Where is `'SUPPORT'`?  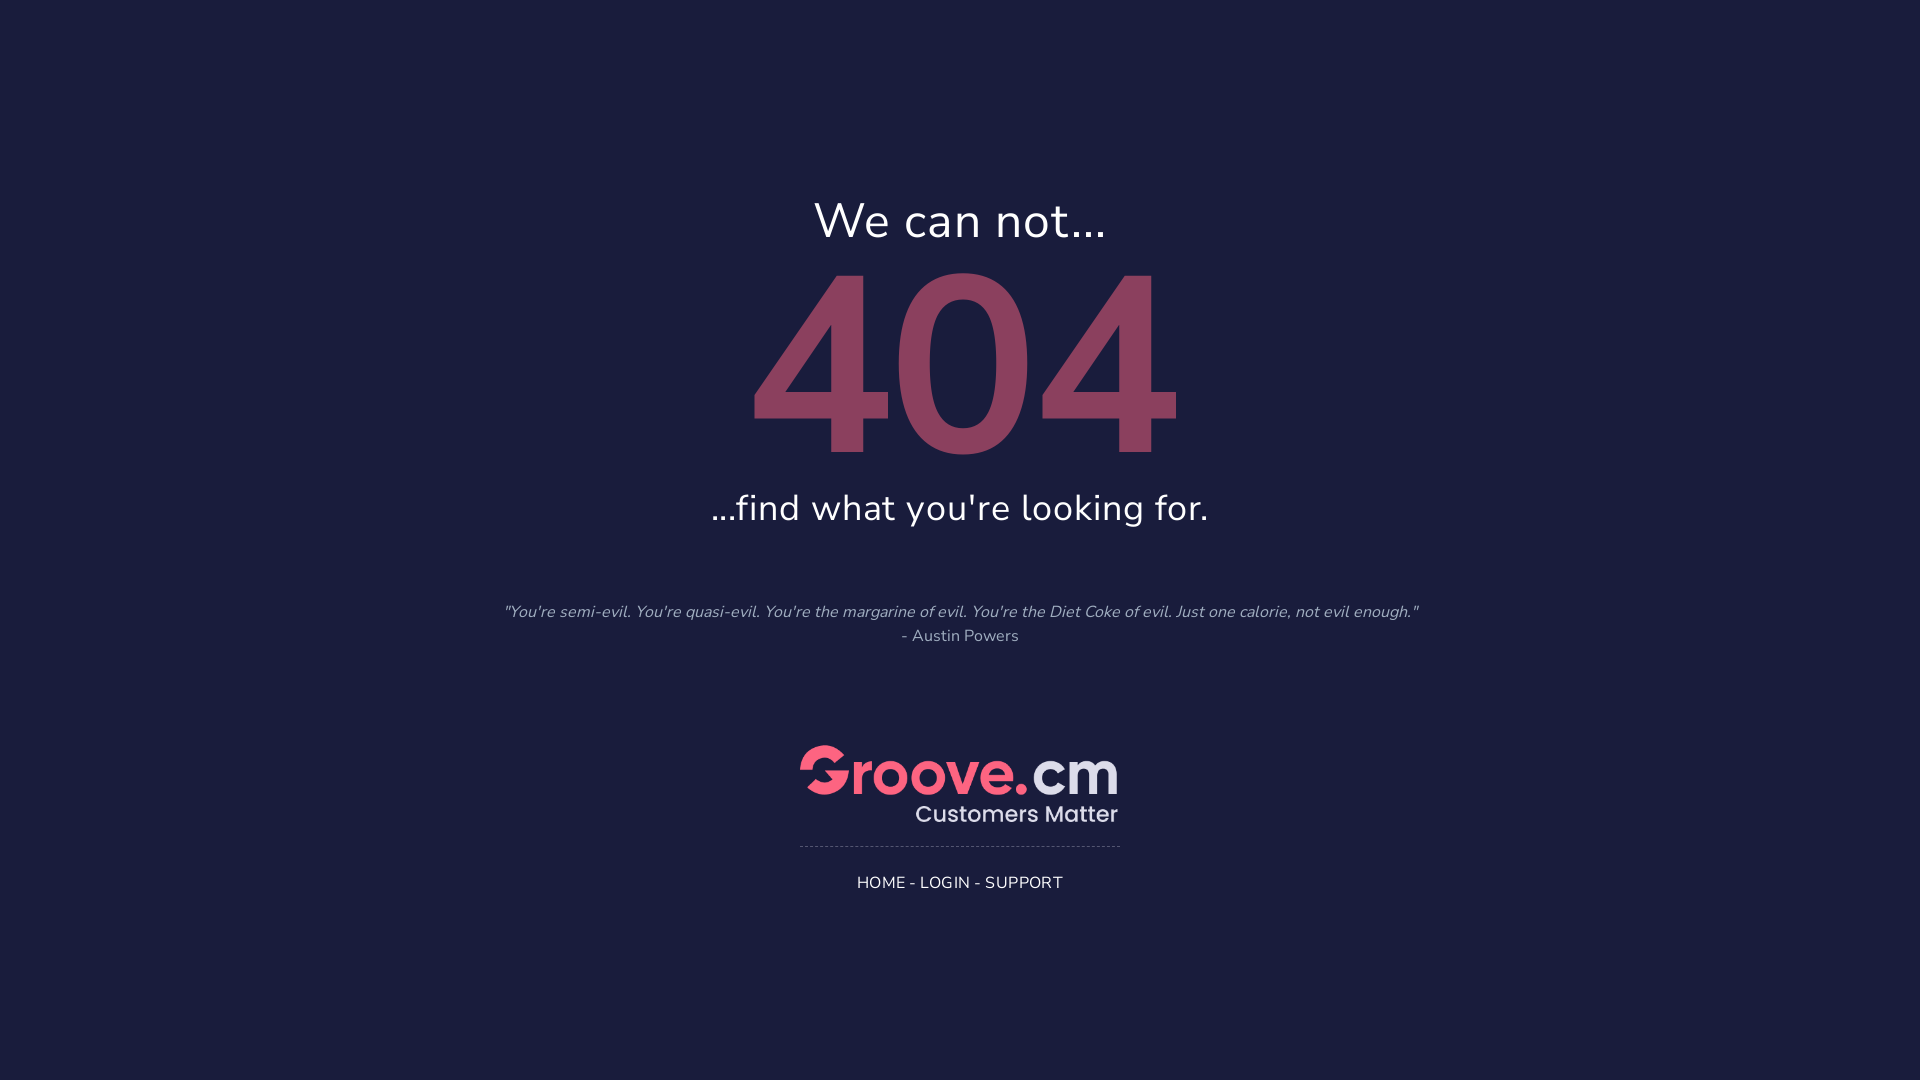
'SUPPORT' is located at coordinates (1023, 882).